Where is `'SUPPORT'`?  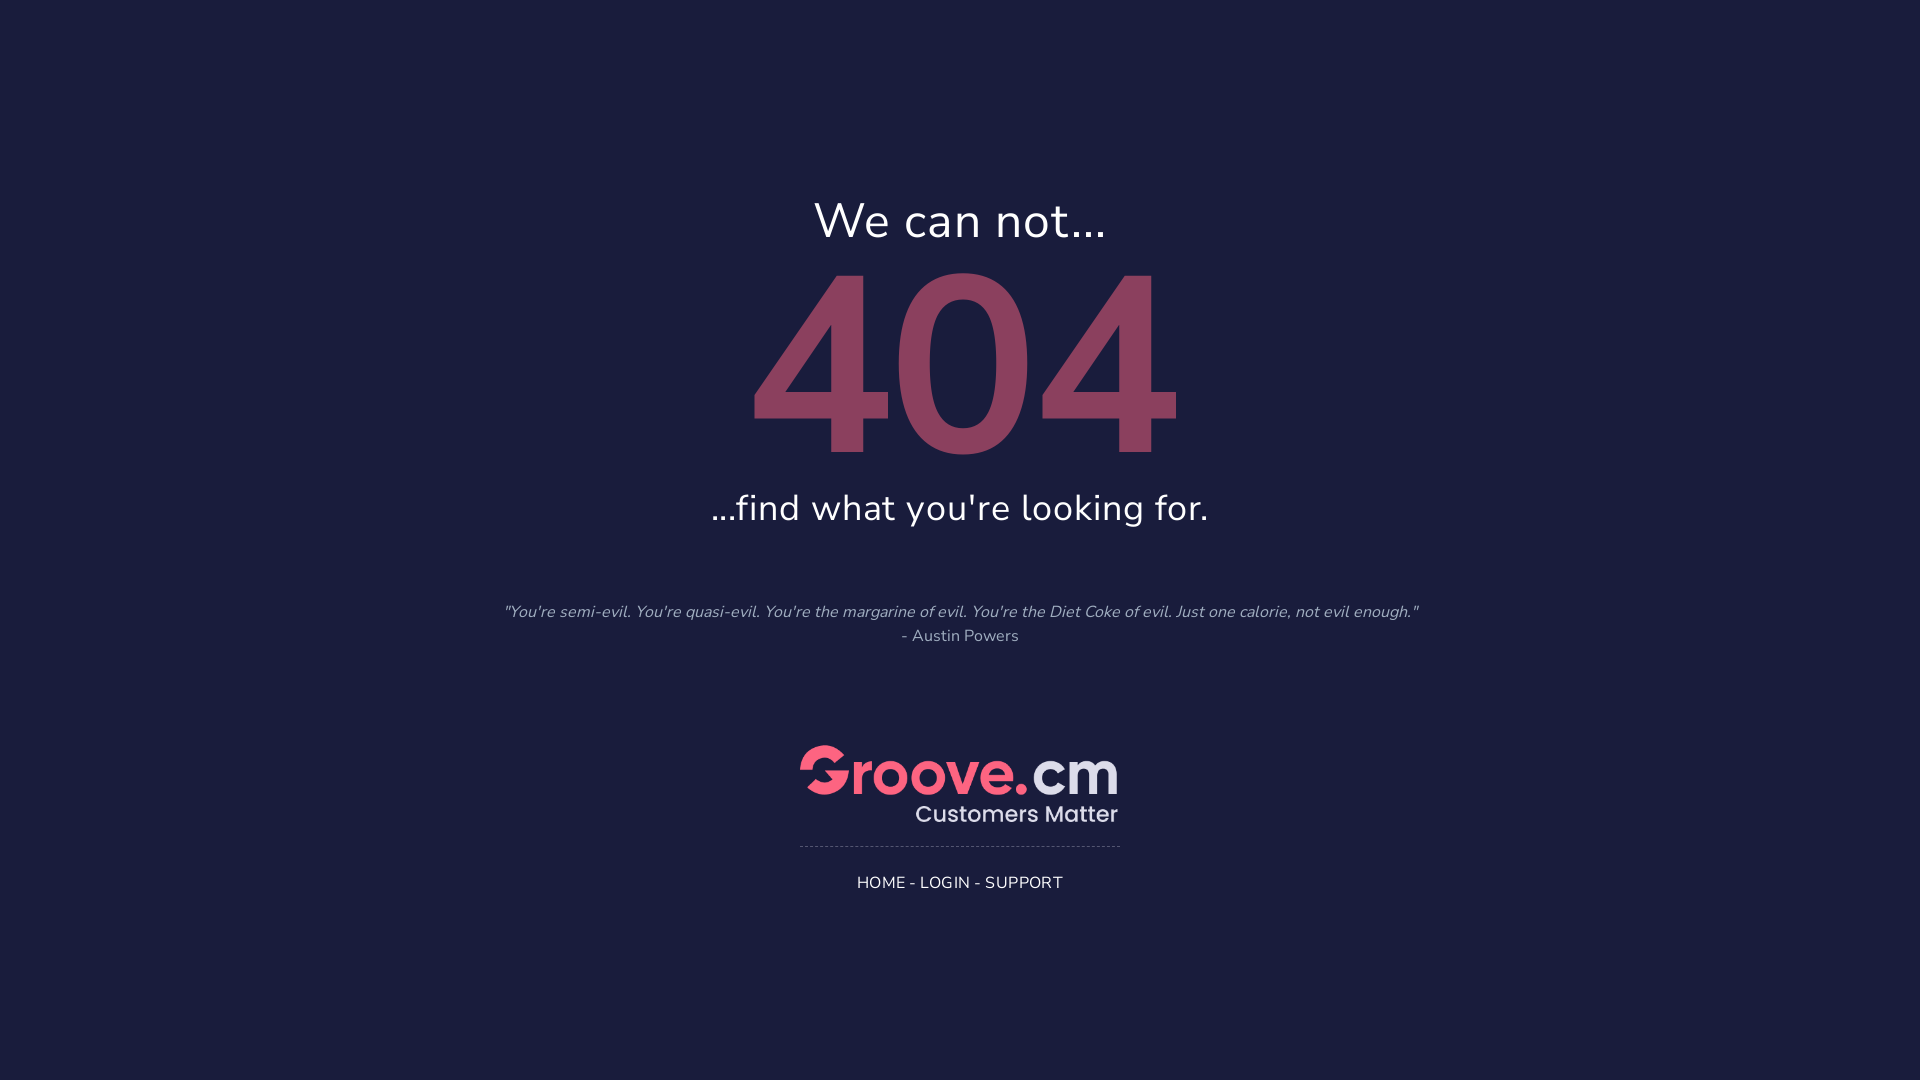
'SUPPORT' is located at coordinates (1023, 882).